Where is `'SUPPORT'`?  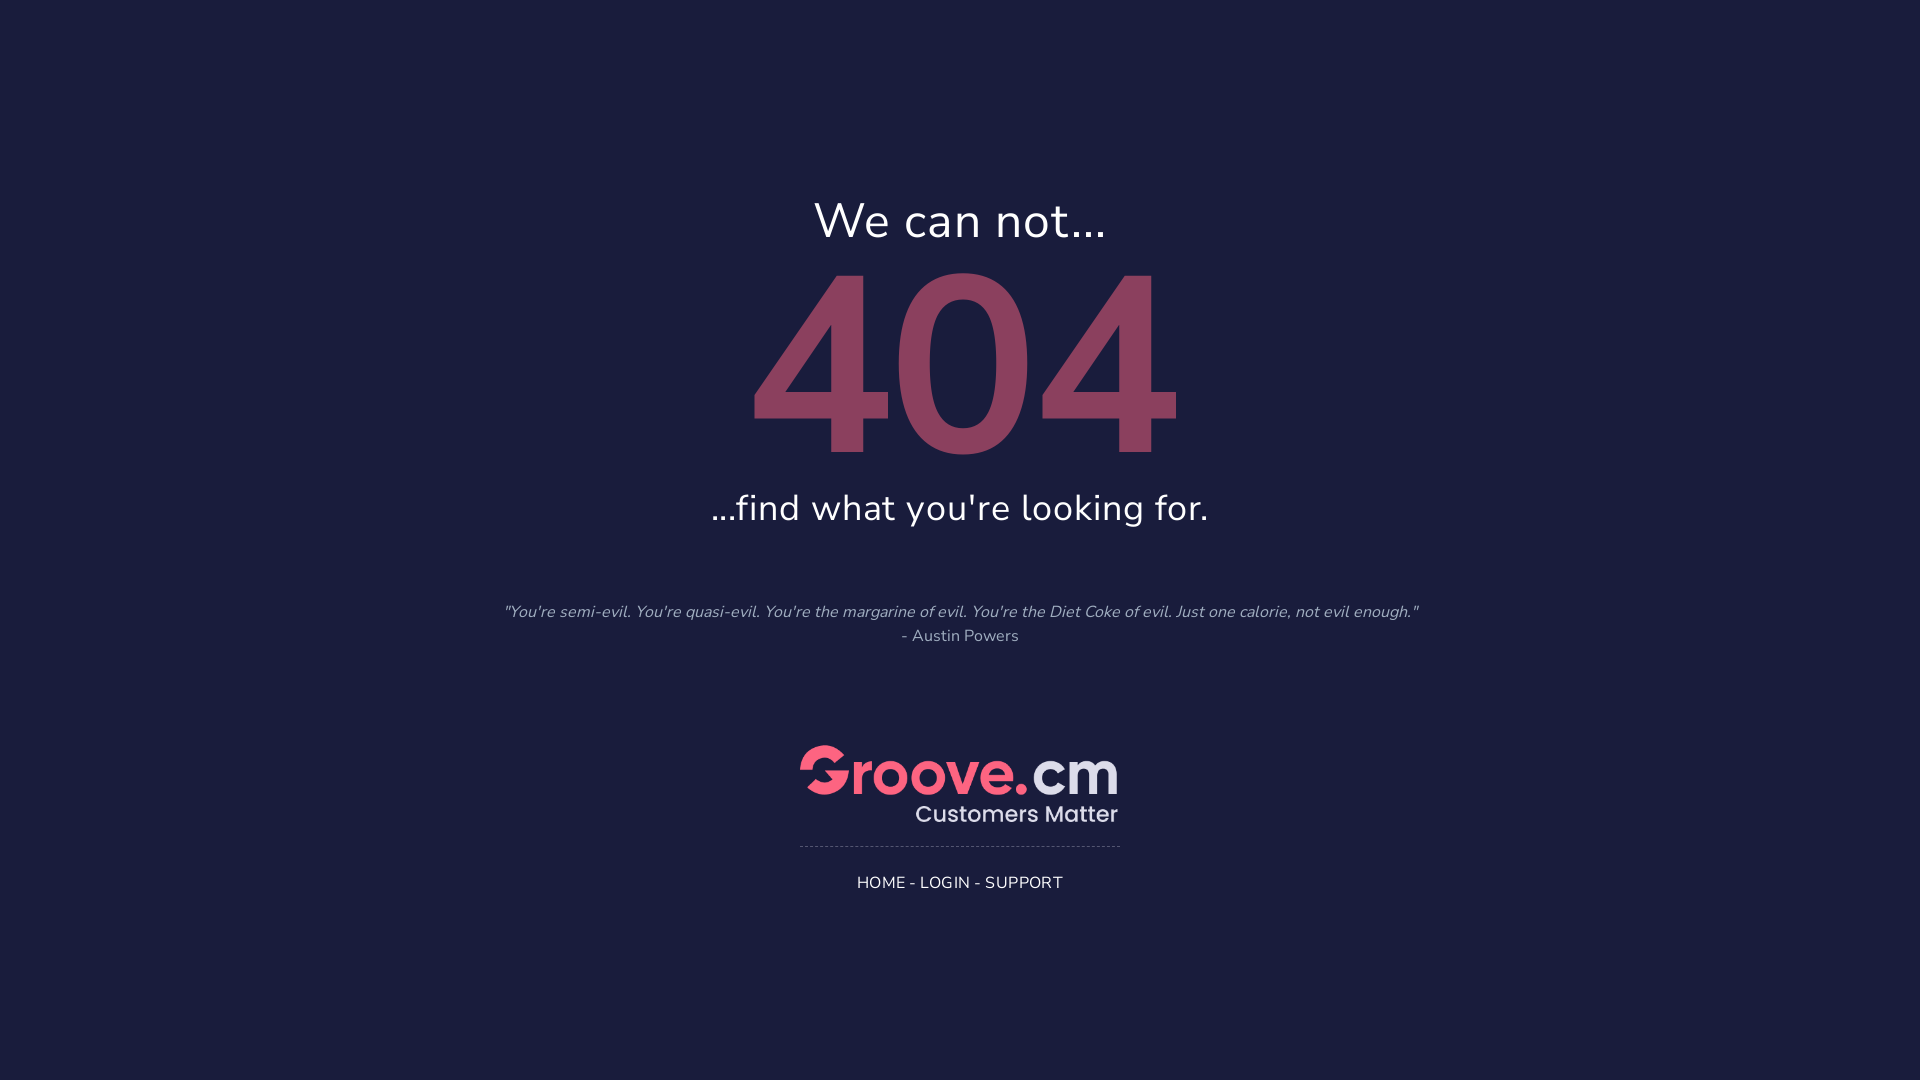
'SUPPORT' is located at coordinates (1023, 882).